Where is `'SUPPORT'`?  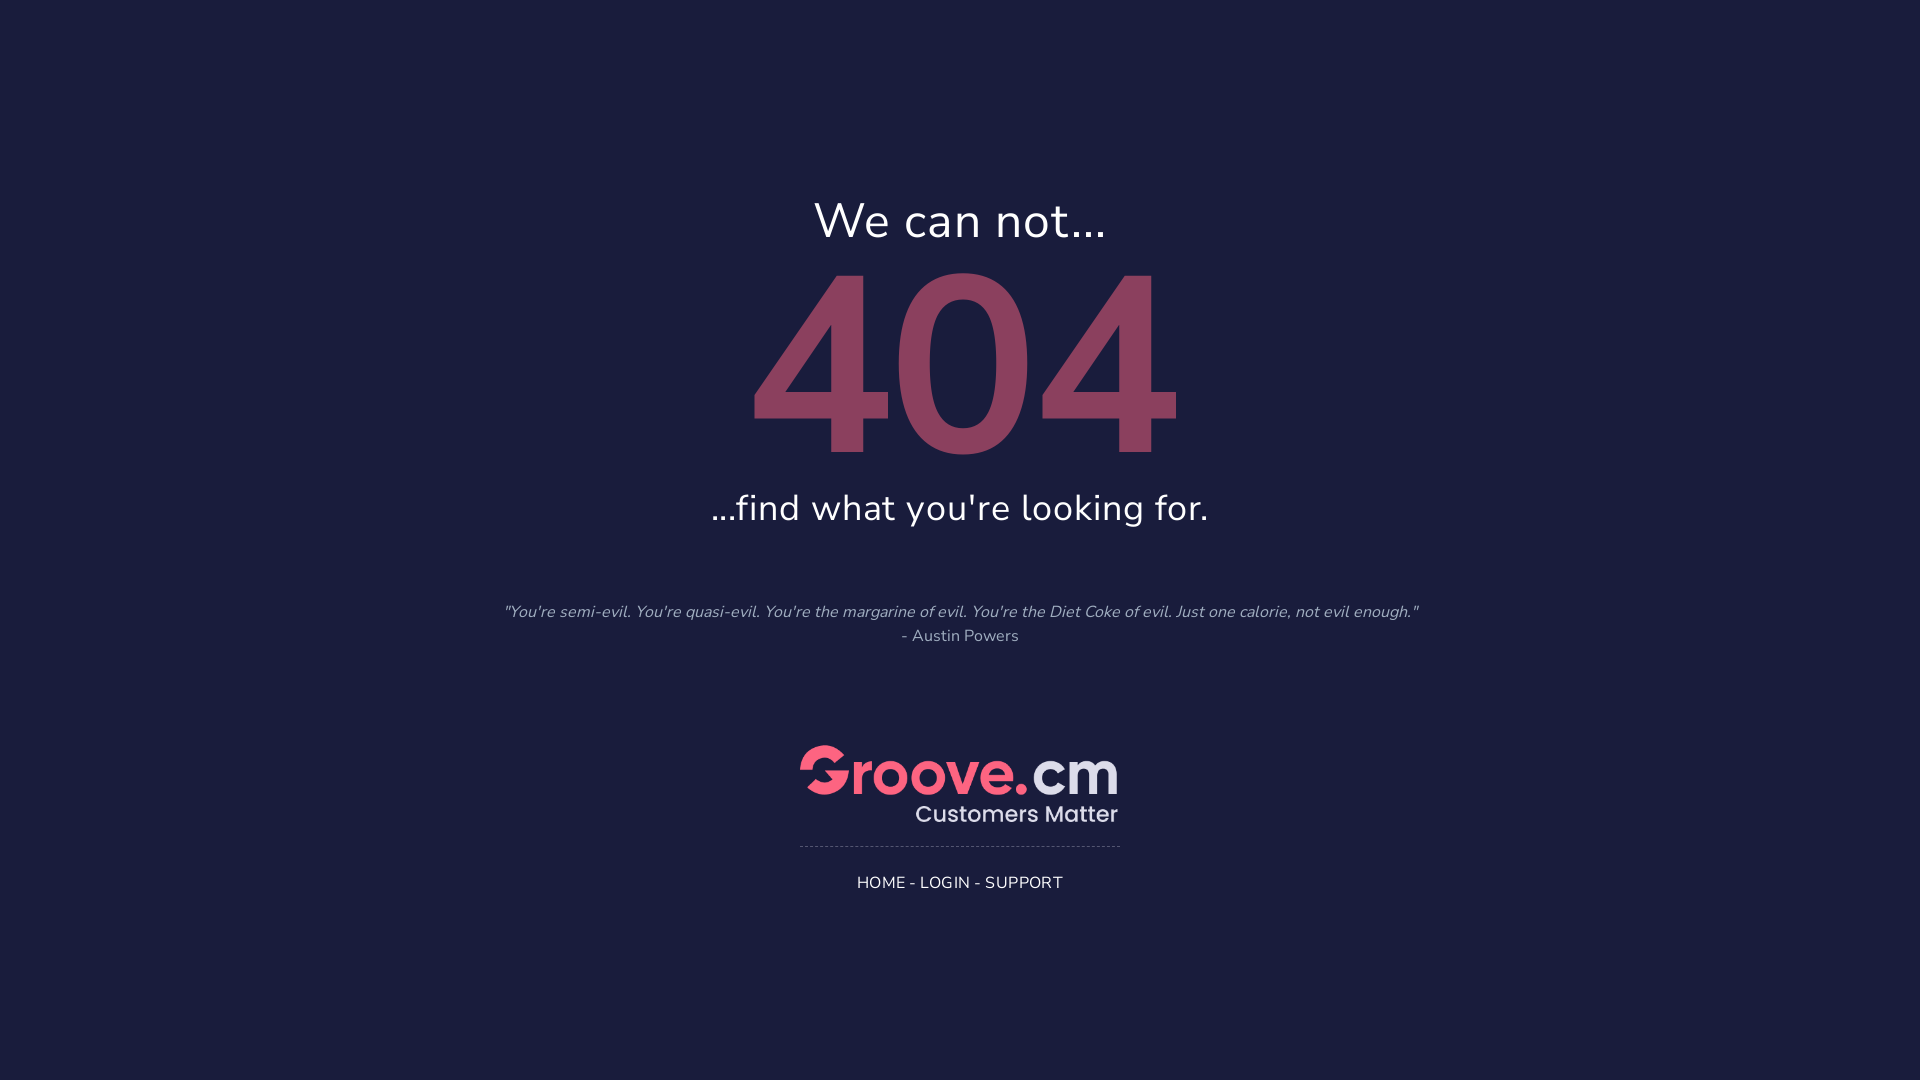
'SUPPORT' is located at coordinates (1023, 882).